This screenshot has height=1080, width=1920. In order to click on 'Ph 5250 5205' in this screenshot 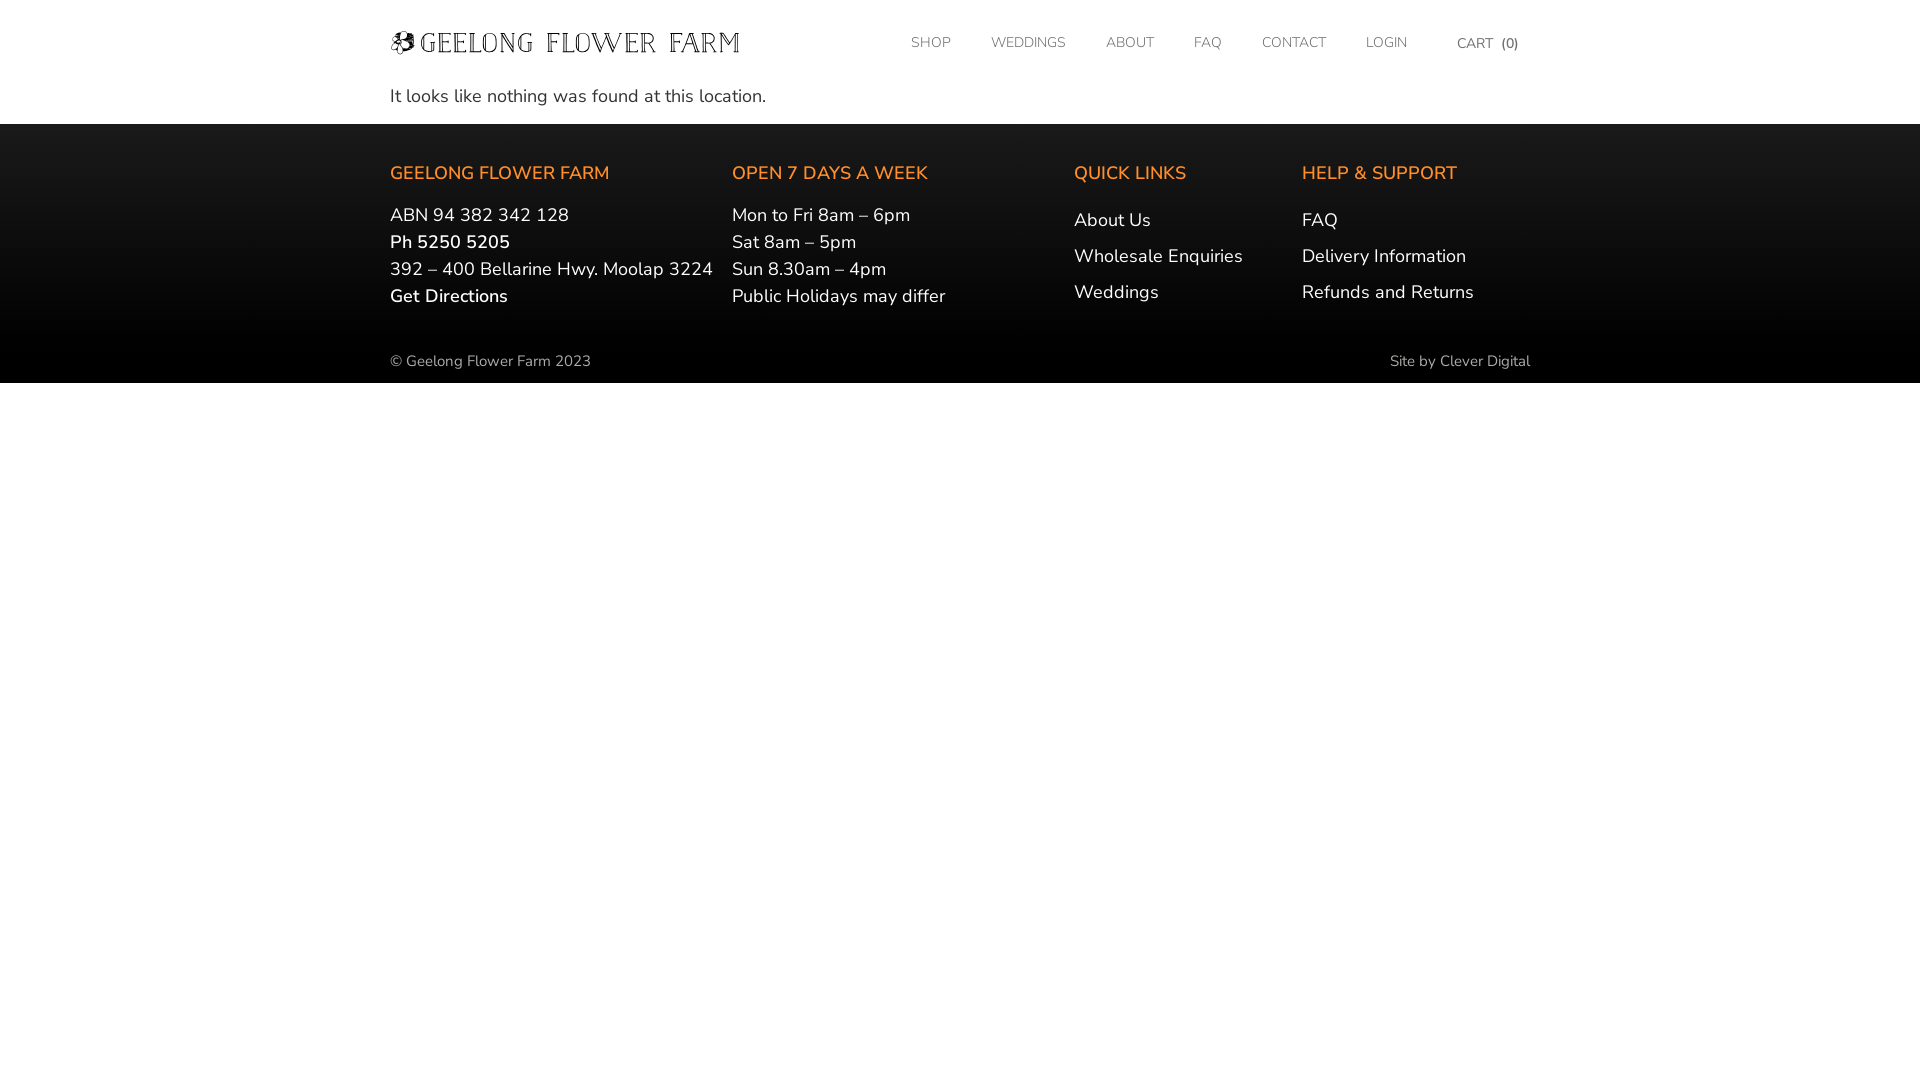, I will do `click(449, 241)`.